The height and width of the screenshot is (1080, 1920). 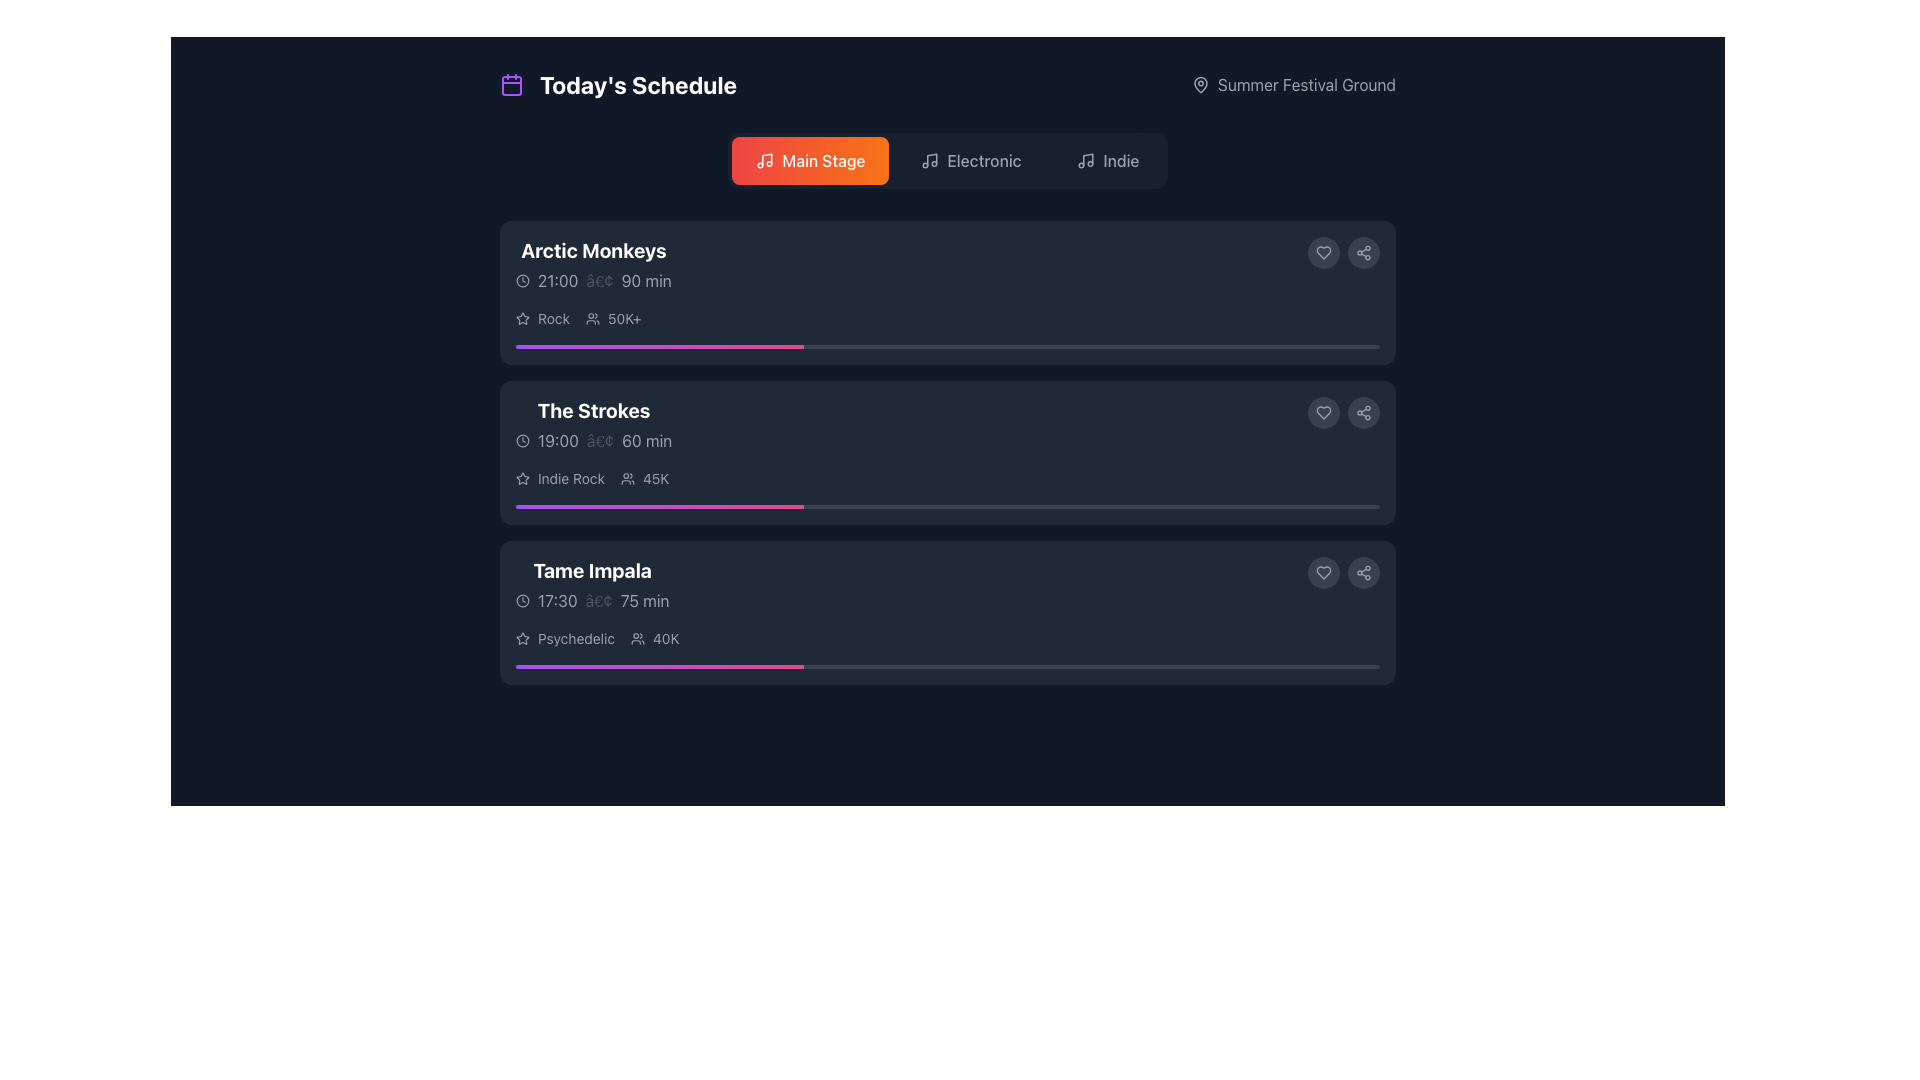 What do you see at coordinates (645, 600) in the screenshot?
I see `the static text label displaying '75 min' in light gray font, which is part of the 'Tame Impala' block and located near the bottom right of its card` at bounding box center [645, 600].